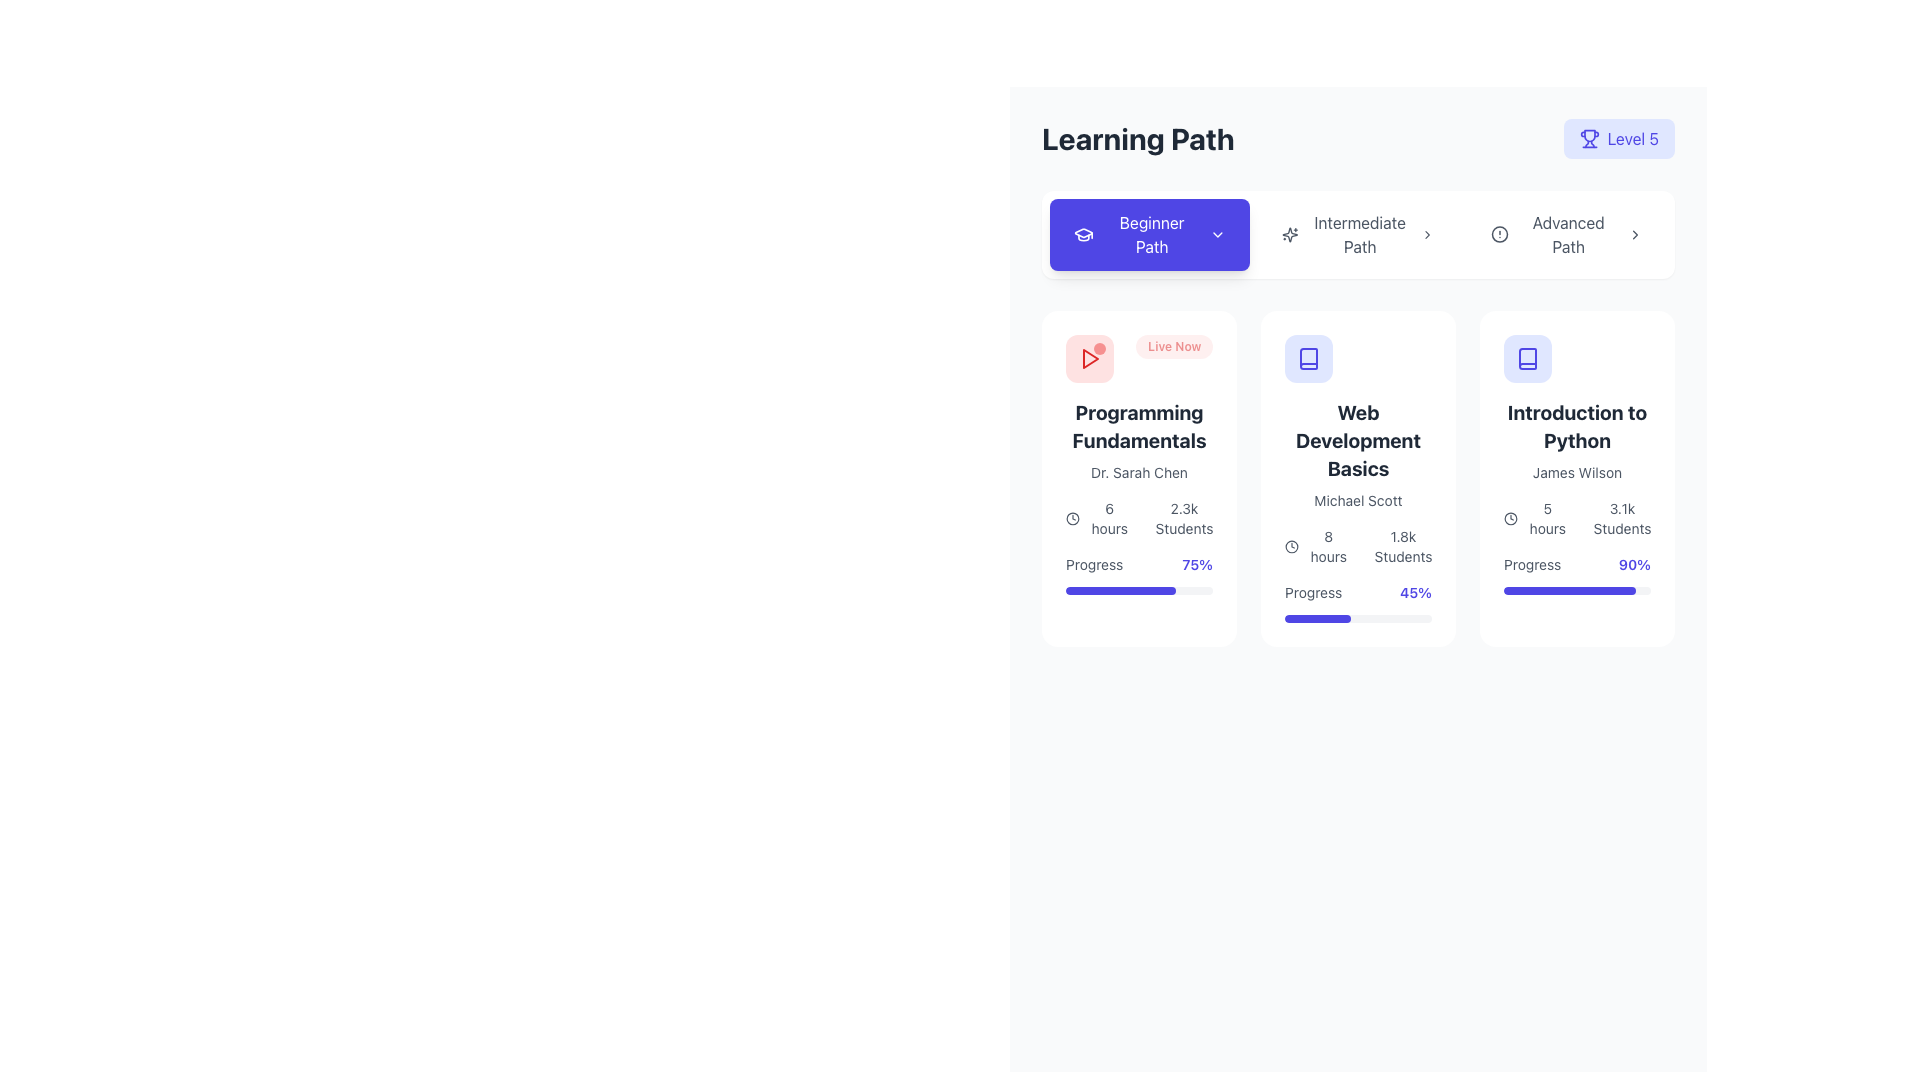 The image size is (1920, 1080). Describe the element at coordinates (1526, 357) in the screenshot. I see `the open book SVG graphic icon located in the top-left corner of the 'Introduction to Python' course card` at that location.